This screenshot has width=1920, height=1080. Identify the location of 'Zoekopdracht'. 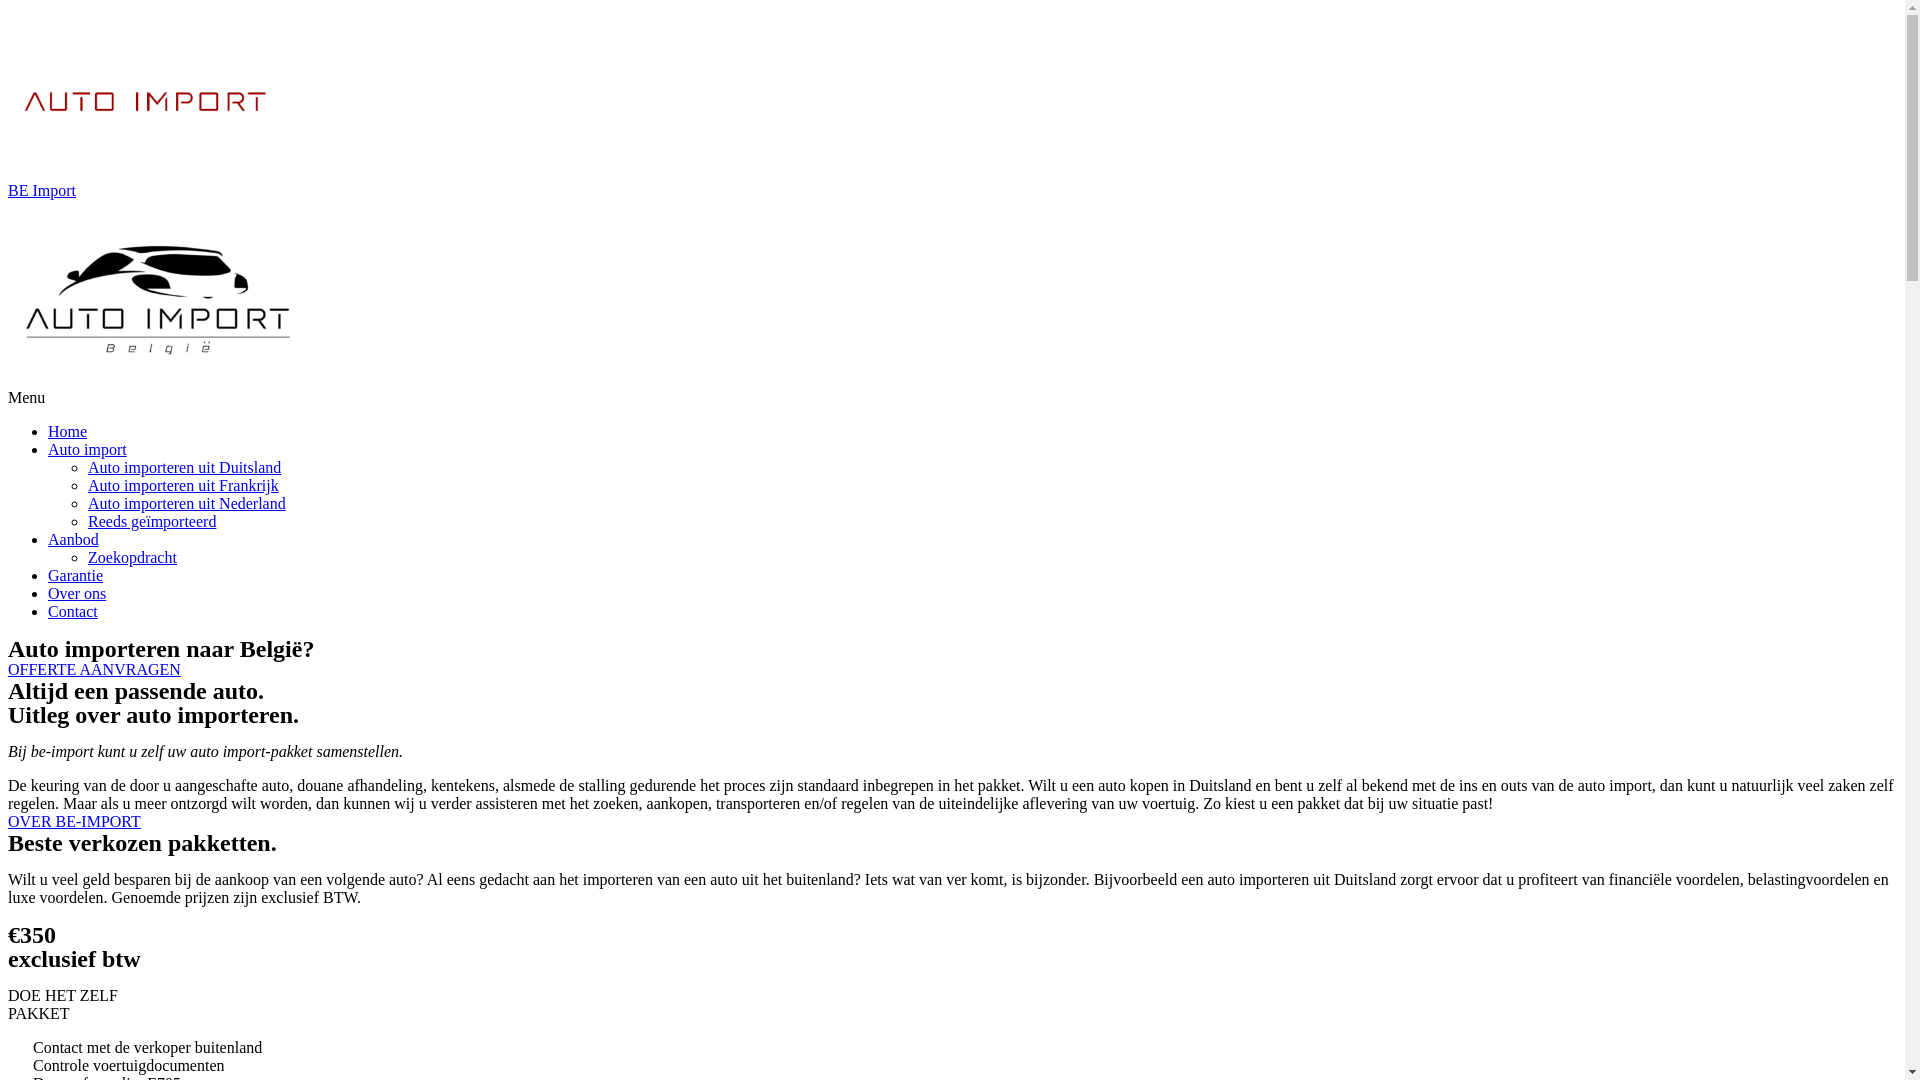
(131, 557).